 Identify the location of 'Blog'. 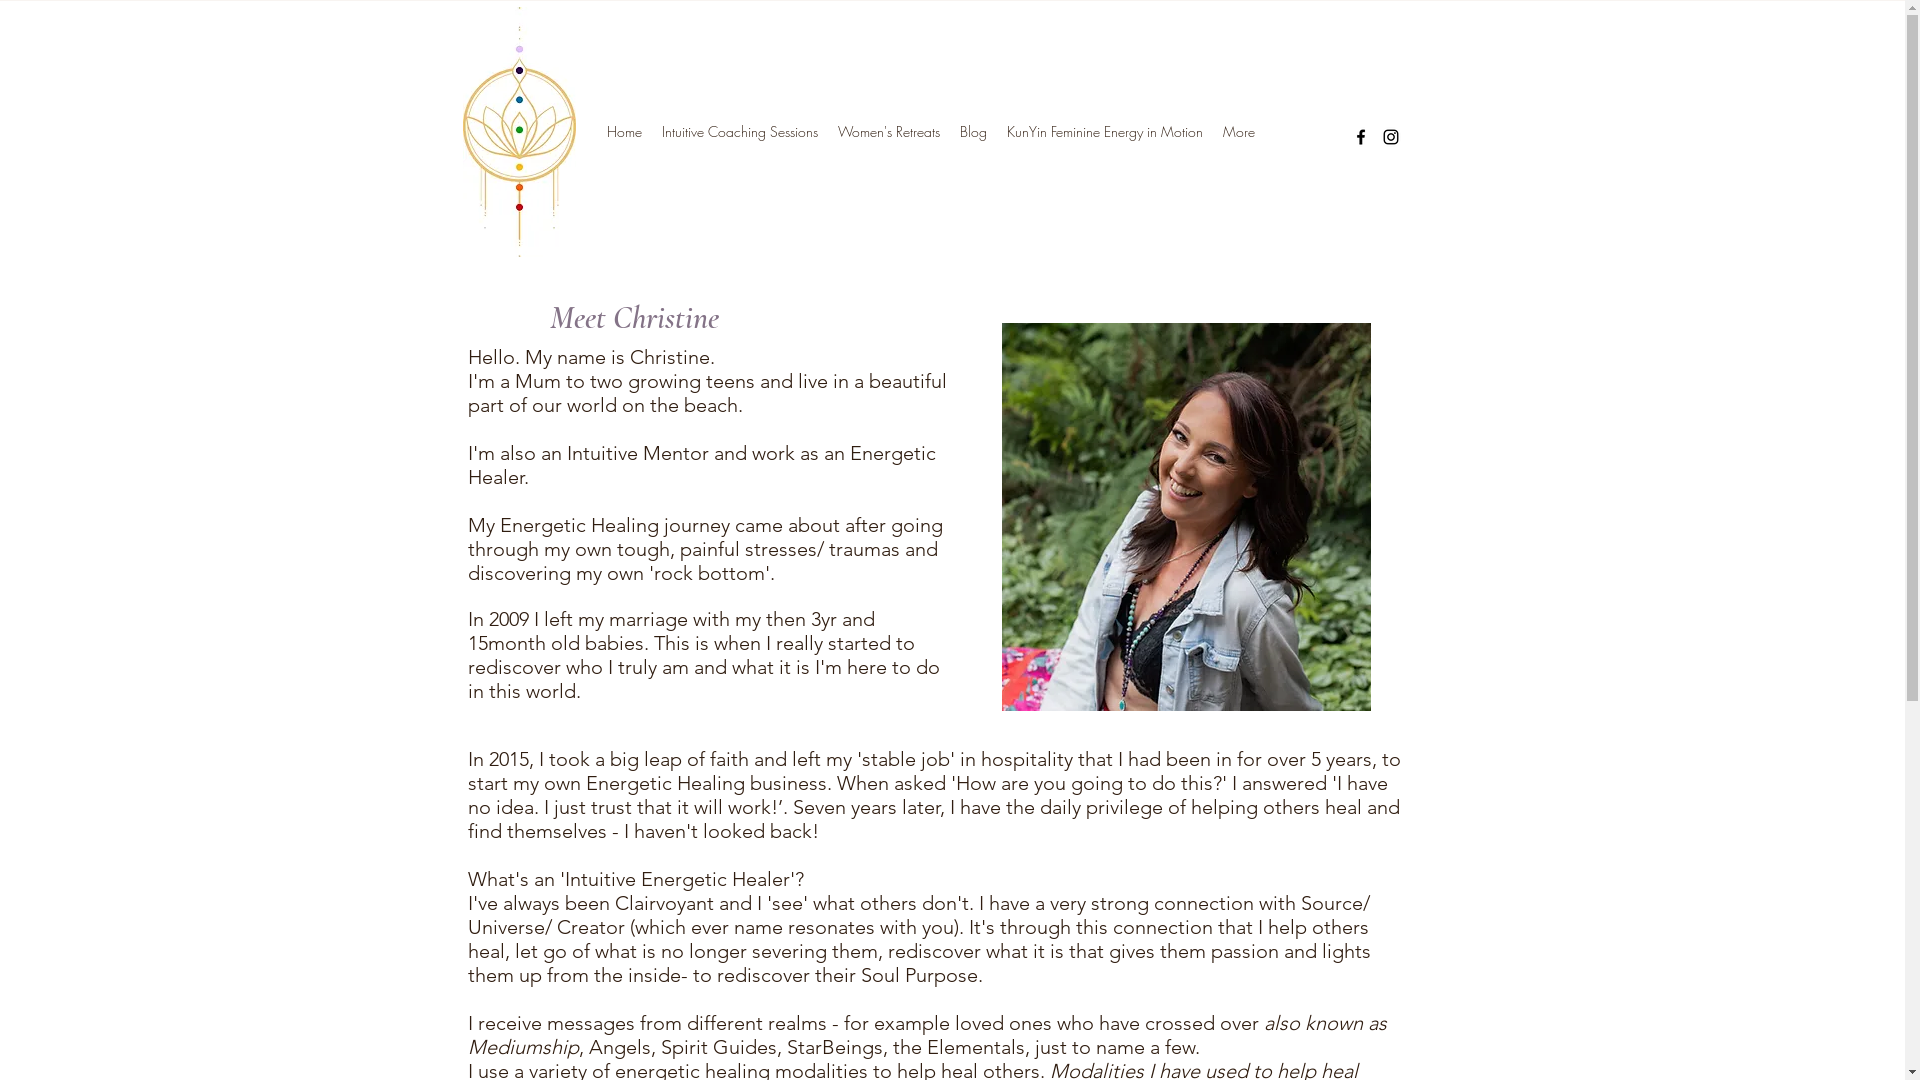
(973, 131).